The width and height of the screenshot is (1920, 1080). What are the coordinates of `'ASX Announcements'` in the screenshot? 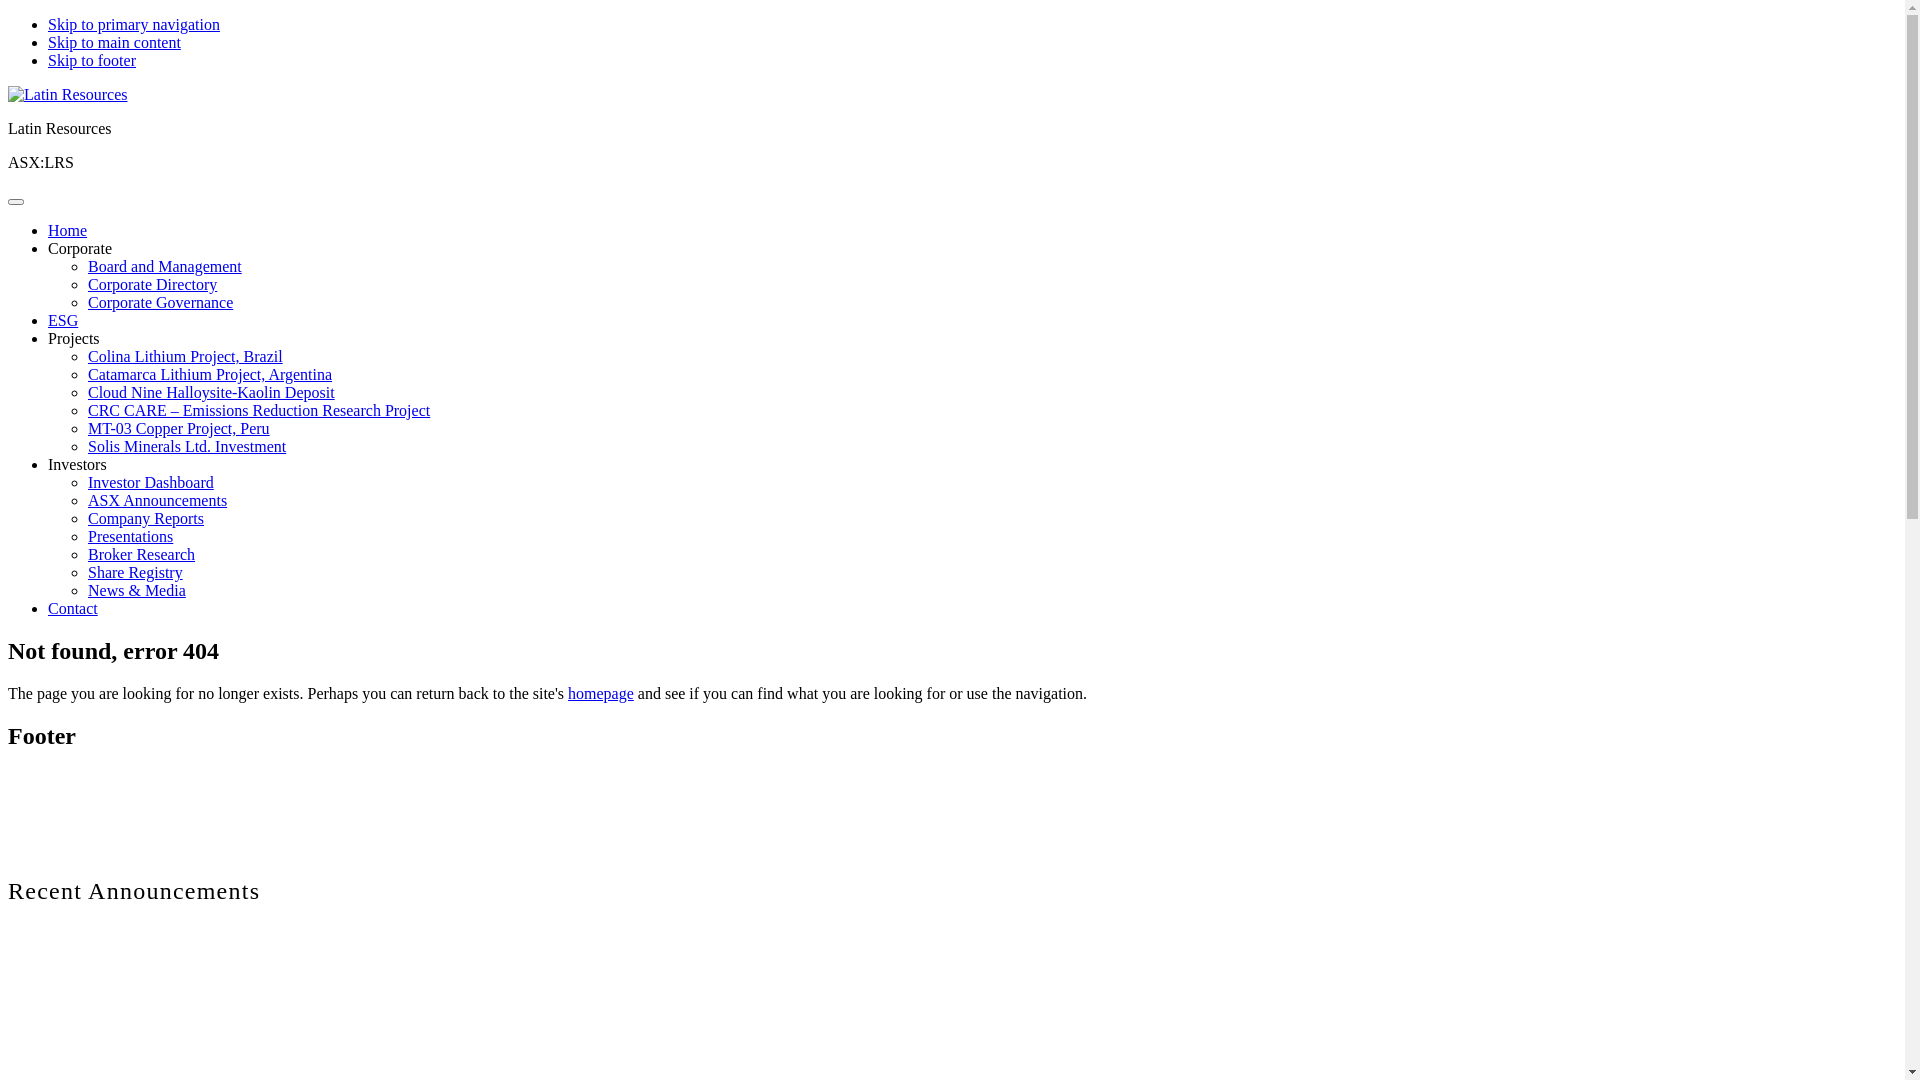 It's located at (156, 499).